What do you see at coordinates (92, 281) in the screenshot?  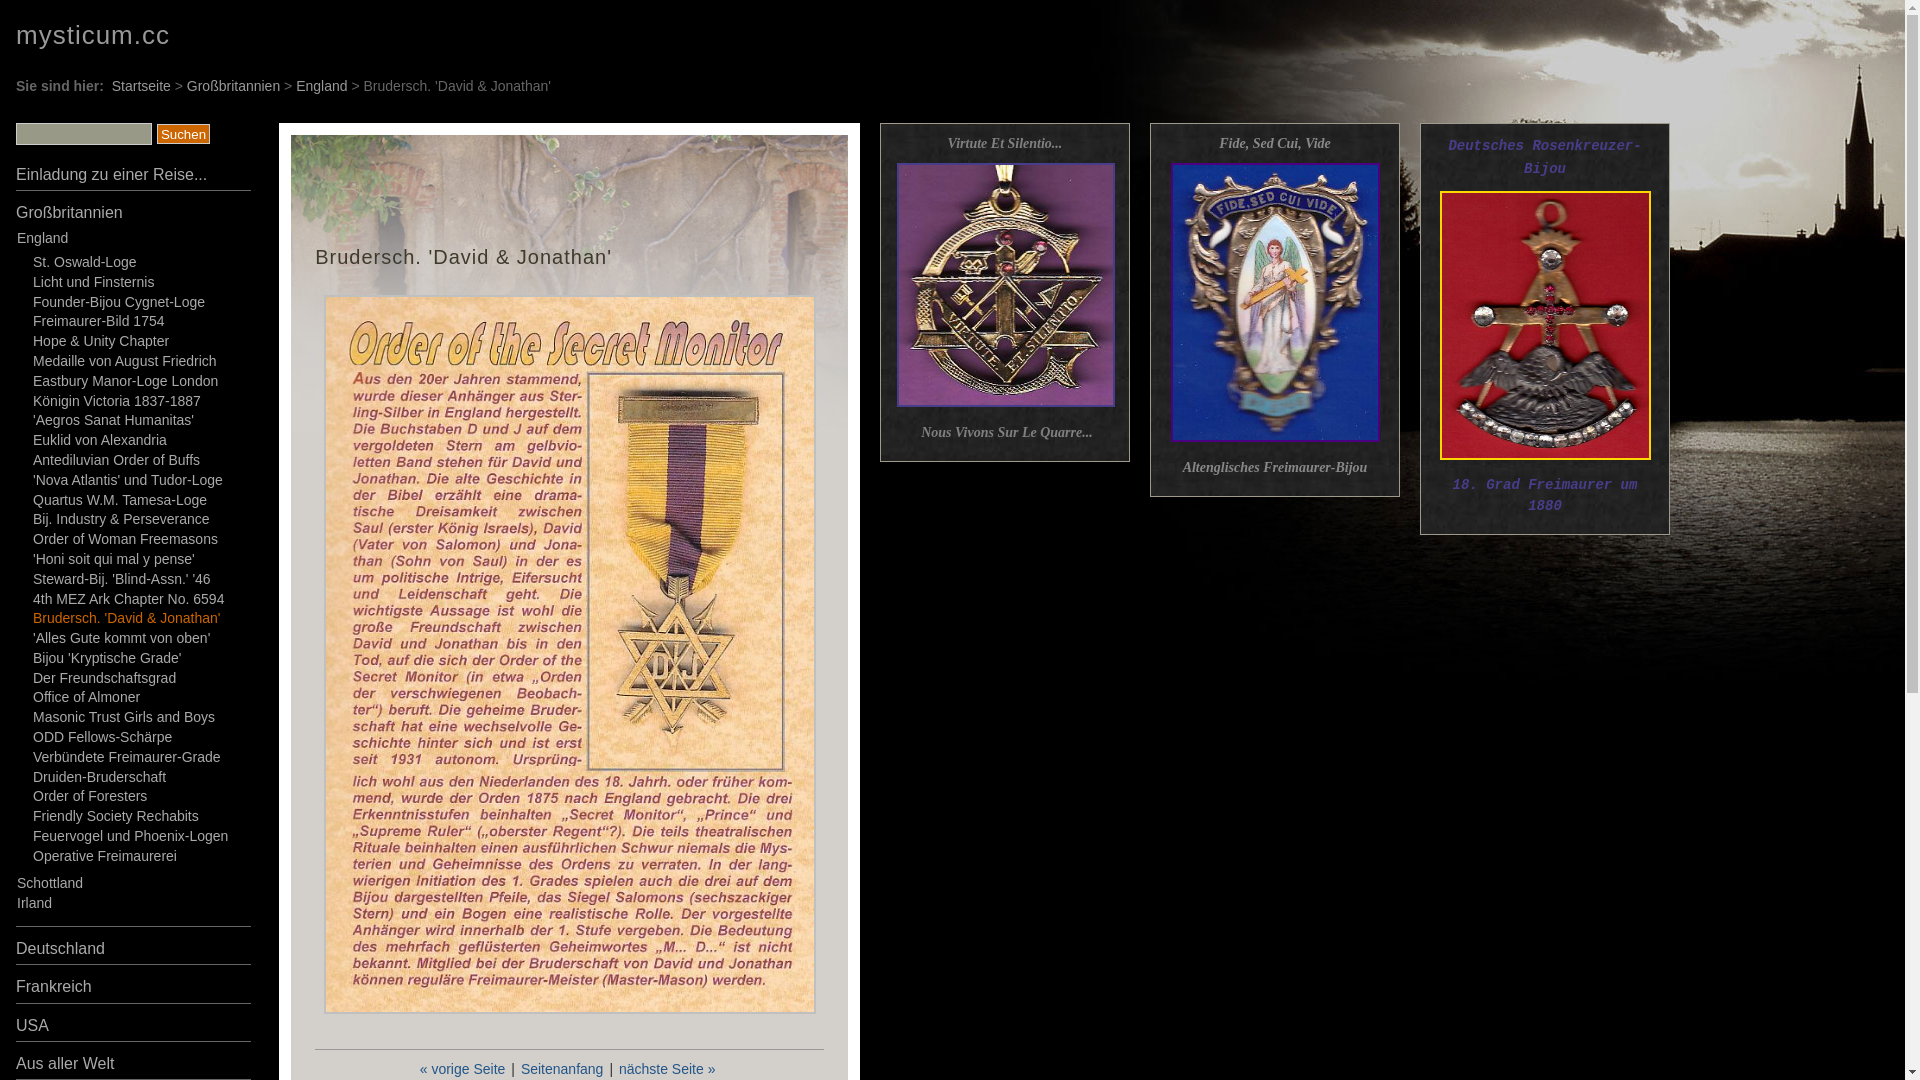 I see `'Licht und Finsternis'` at bounding box center [92, 281].